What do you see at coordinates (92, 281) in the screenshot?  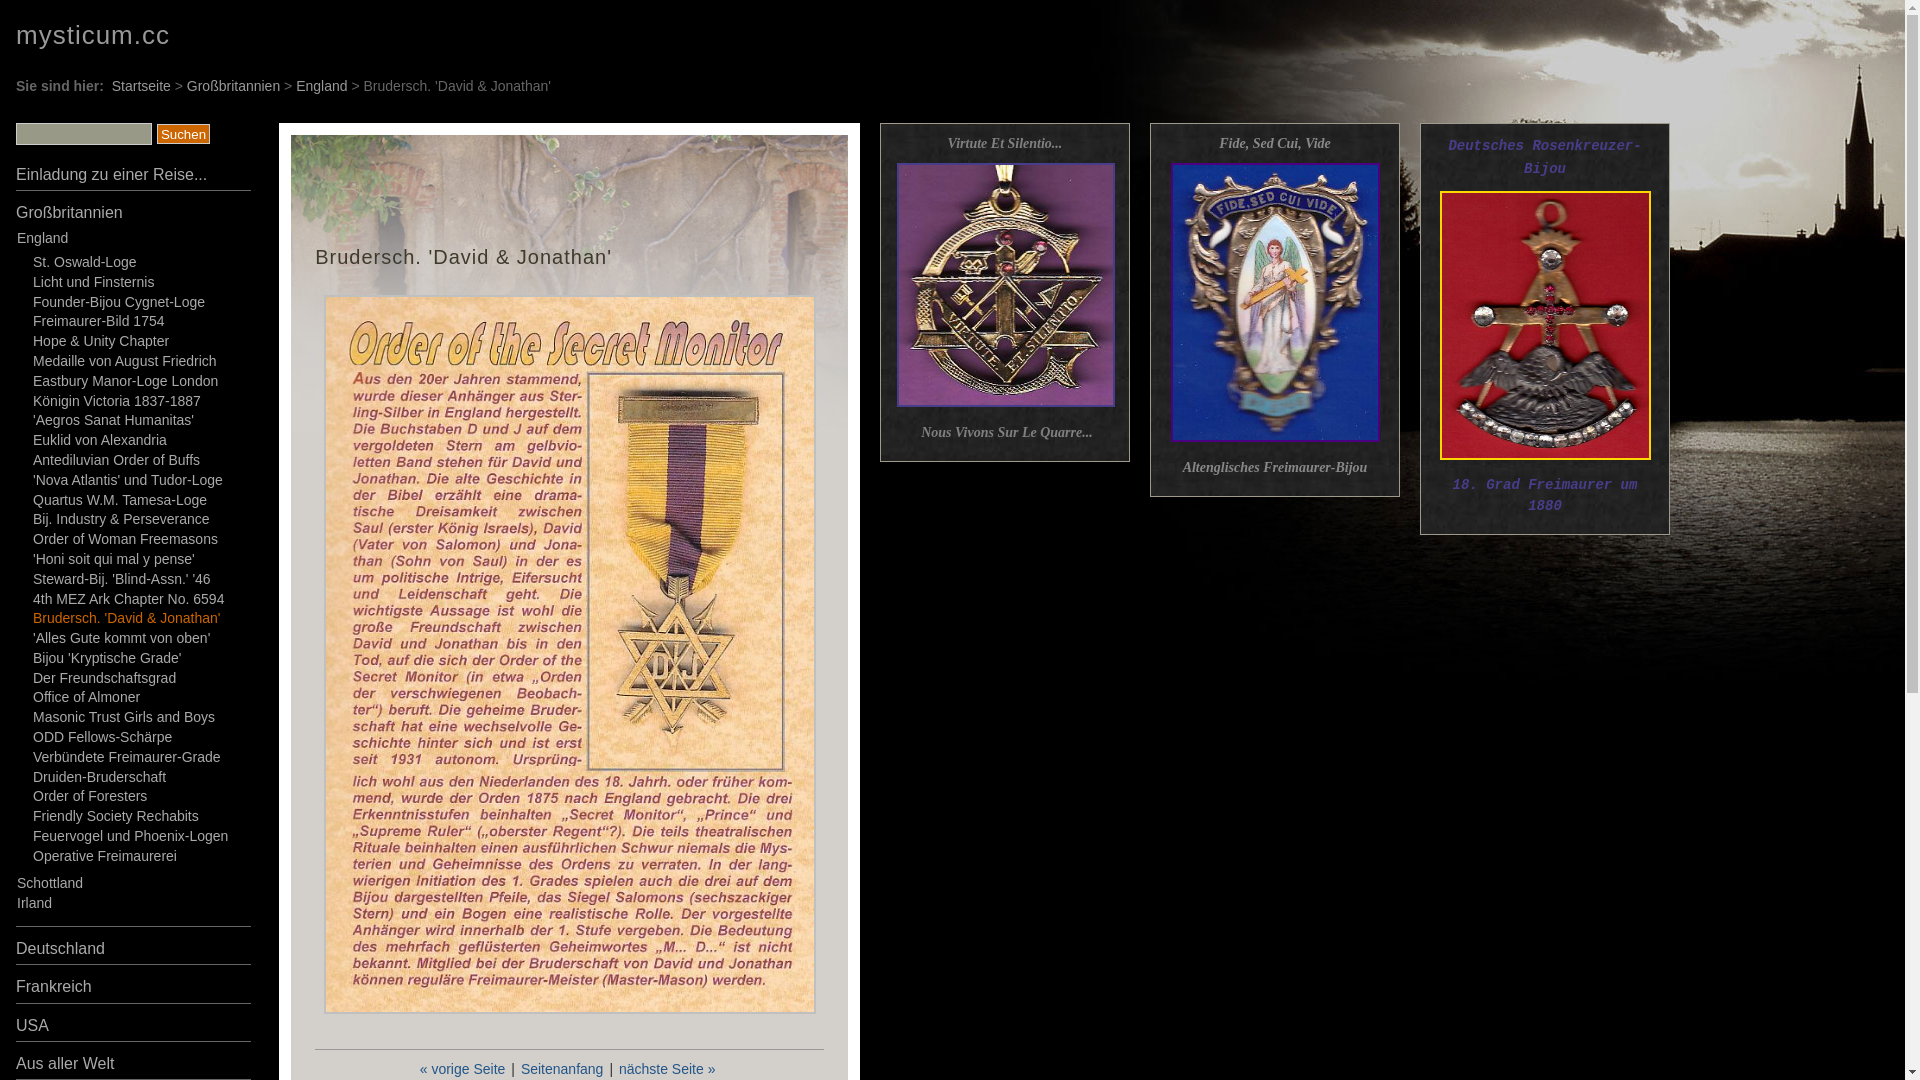 I see `'Licht und Finsternis'` at bounding box center [92, 281].